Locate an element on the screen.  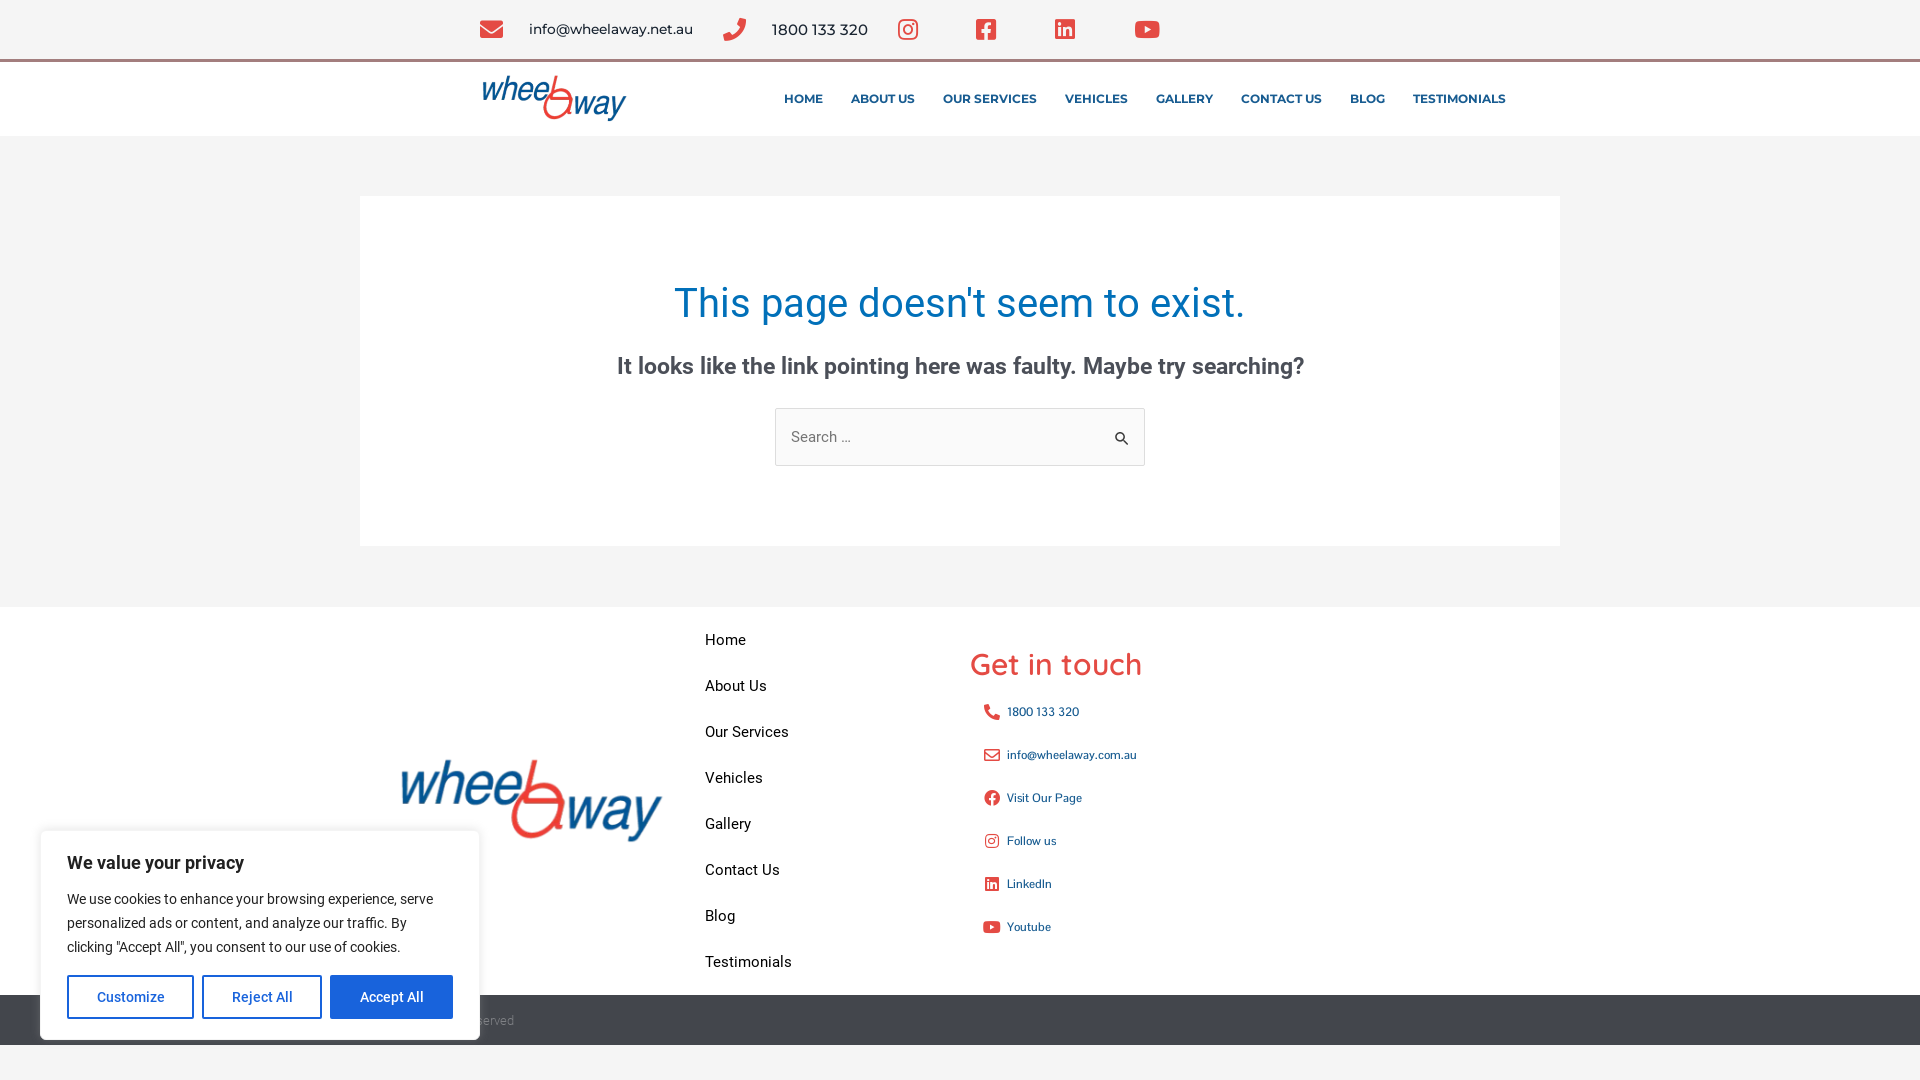
'1800 133 320' is located at coordinates (1107, 711).